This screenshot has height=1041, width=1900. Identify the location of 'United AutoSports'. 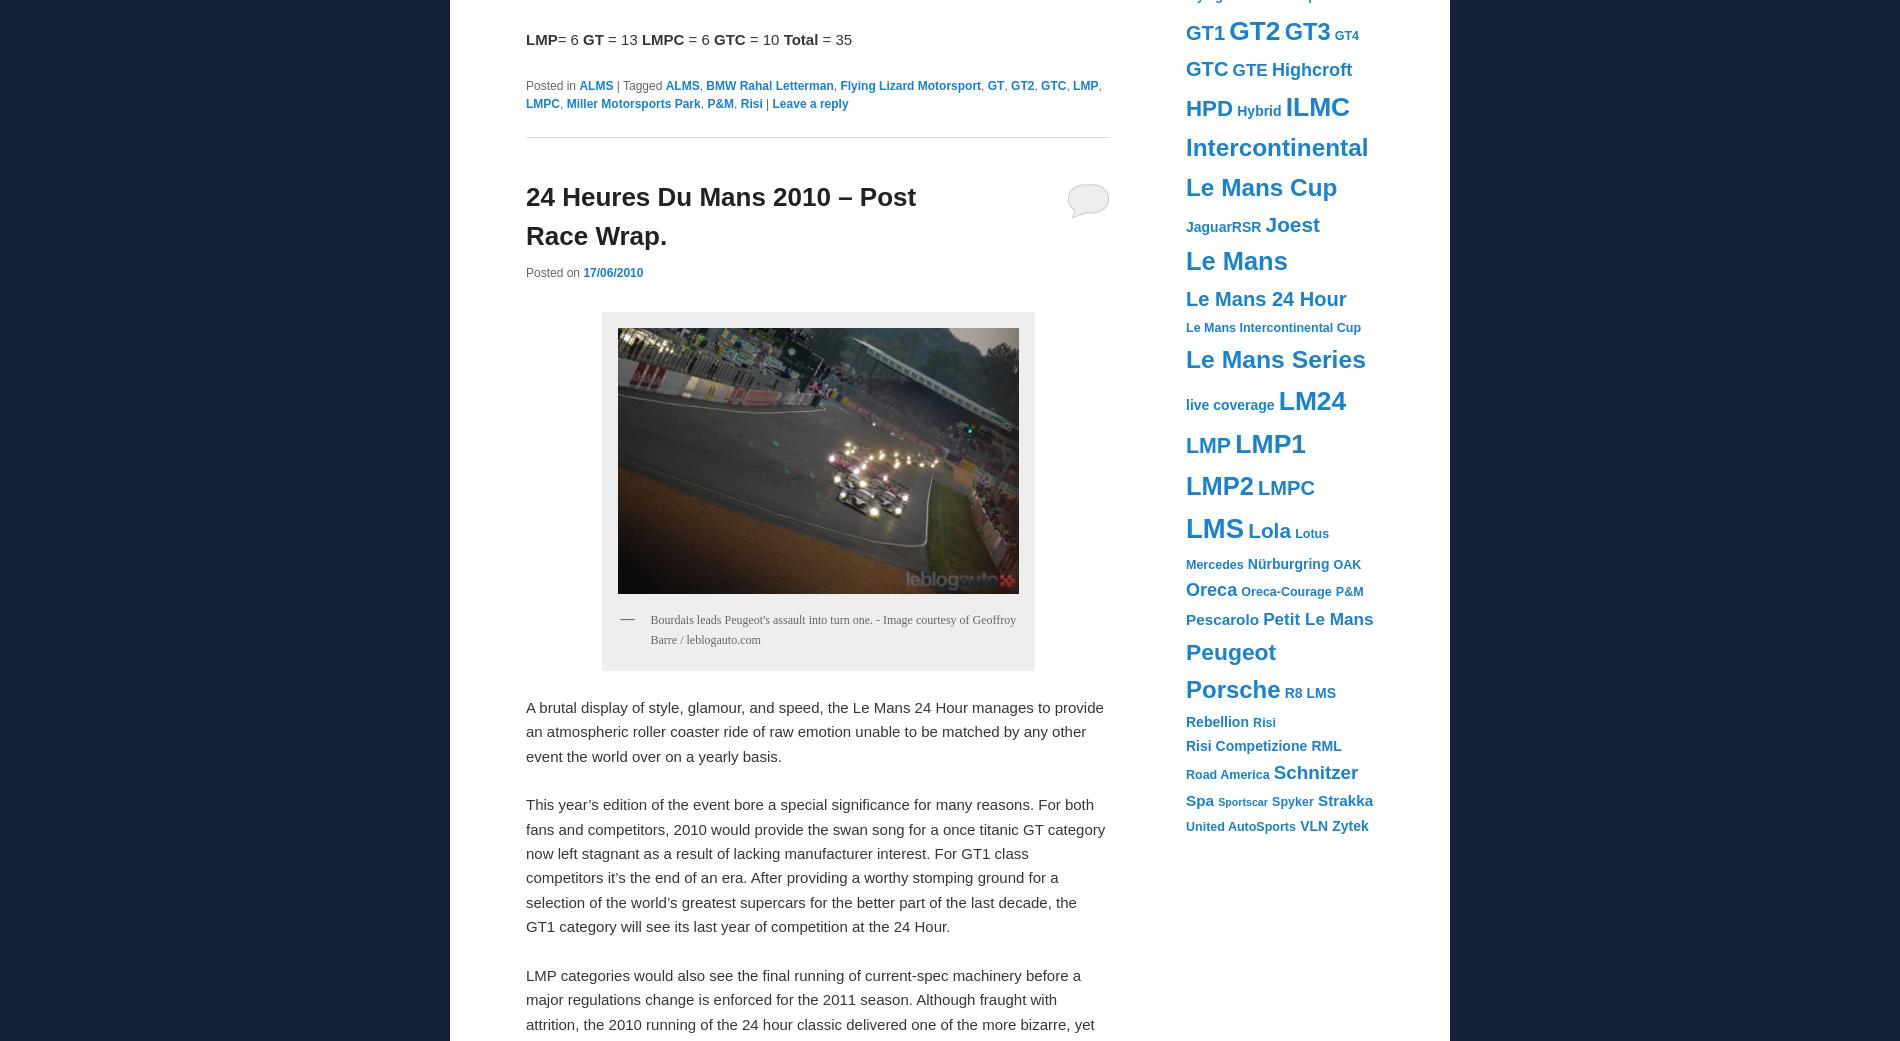
(1185, 826).